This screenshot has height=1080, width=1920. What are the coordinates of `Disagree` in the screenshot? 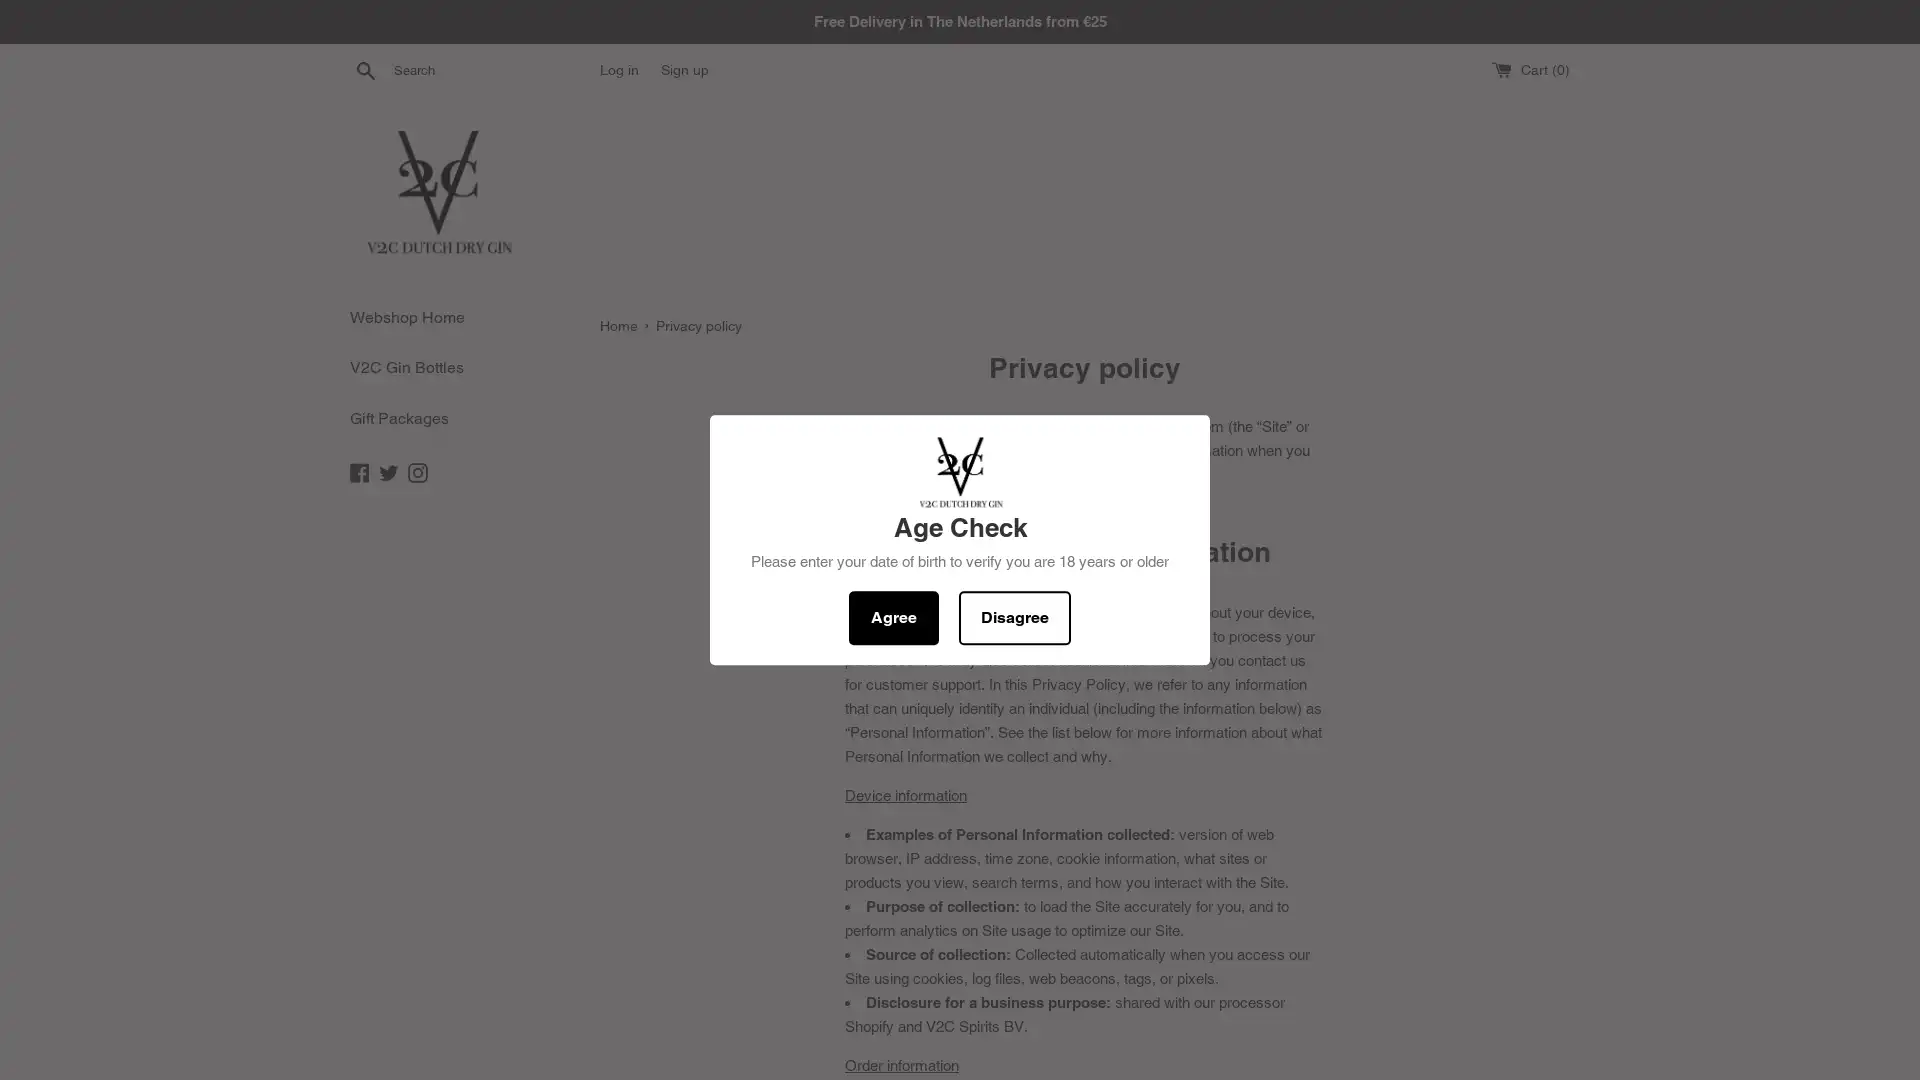 It's located at (1014, 616).